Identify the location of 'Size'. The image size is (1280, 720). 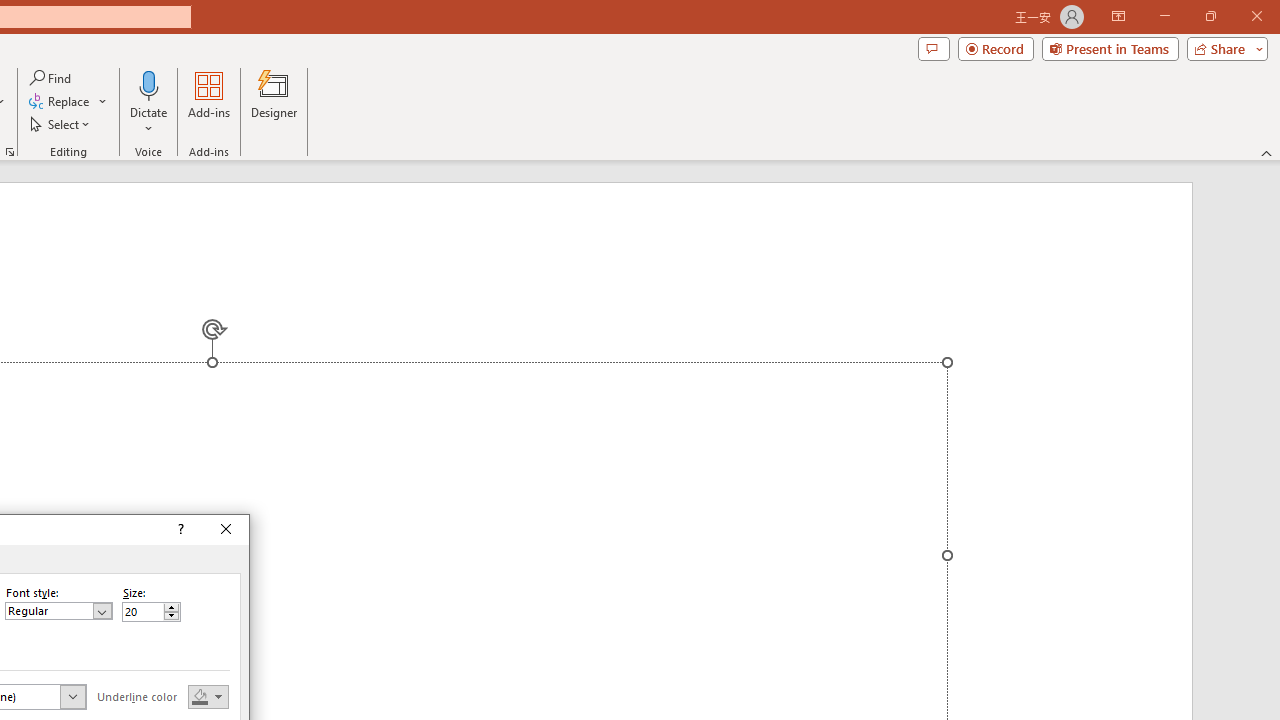
(150, 611).